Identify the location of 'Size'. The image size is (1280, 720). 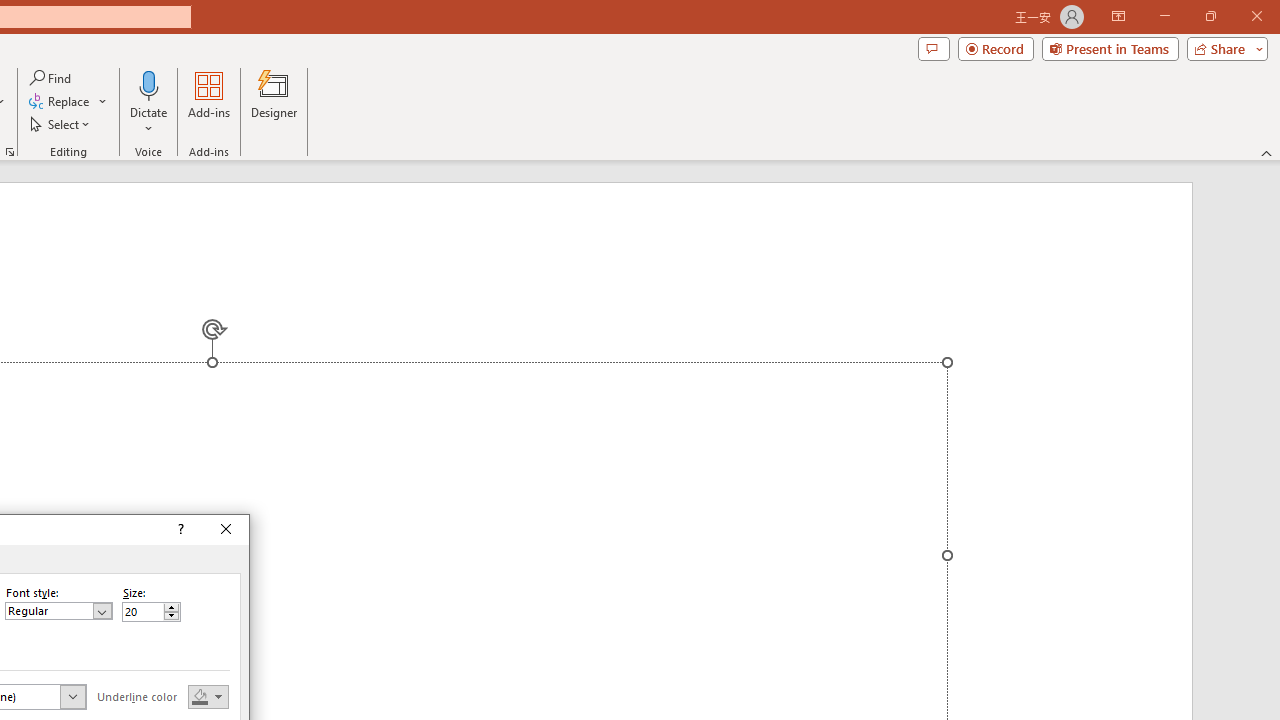
(150, 611).